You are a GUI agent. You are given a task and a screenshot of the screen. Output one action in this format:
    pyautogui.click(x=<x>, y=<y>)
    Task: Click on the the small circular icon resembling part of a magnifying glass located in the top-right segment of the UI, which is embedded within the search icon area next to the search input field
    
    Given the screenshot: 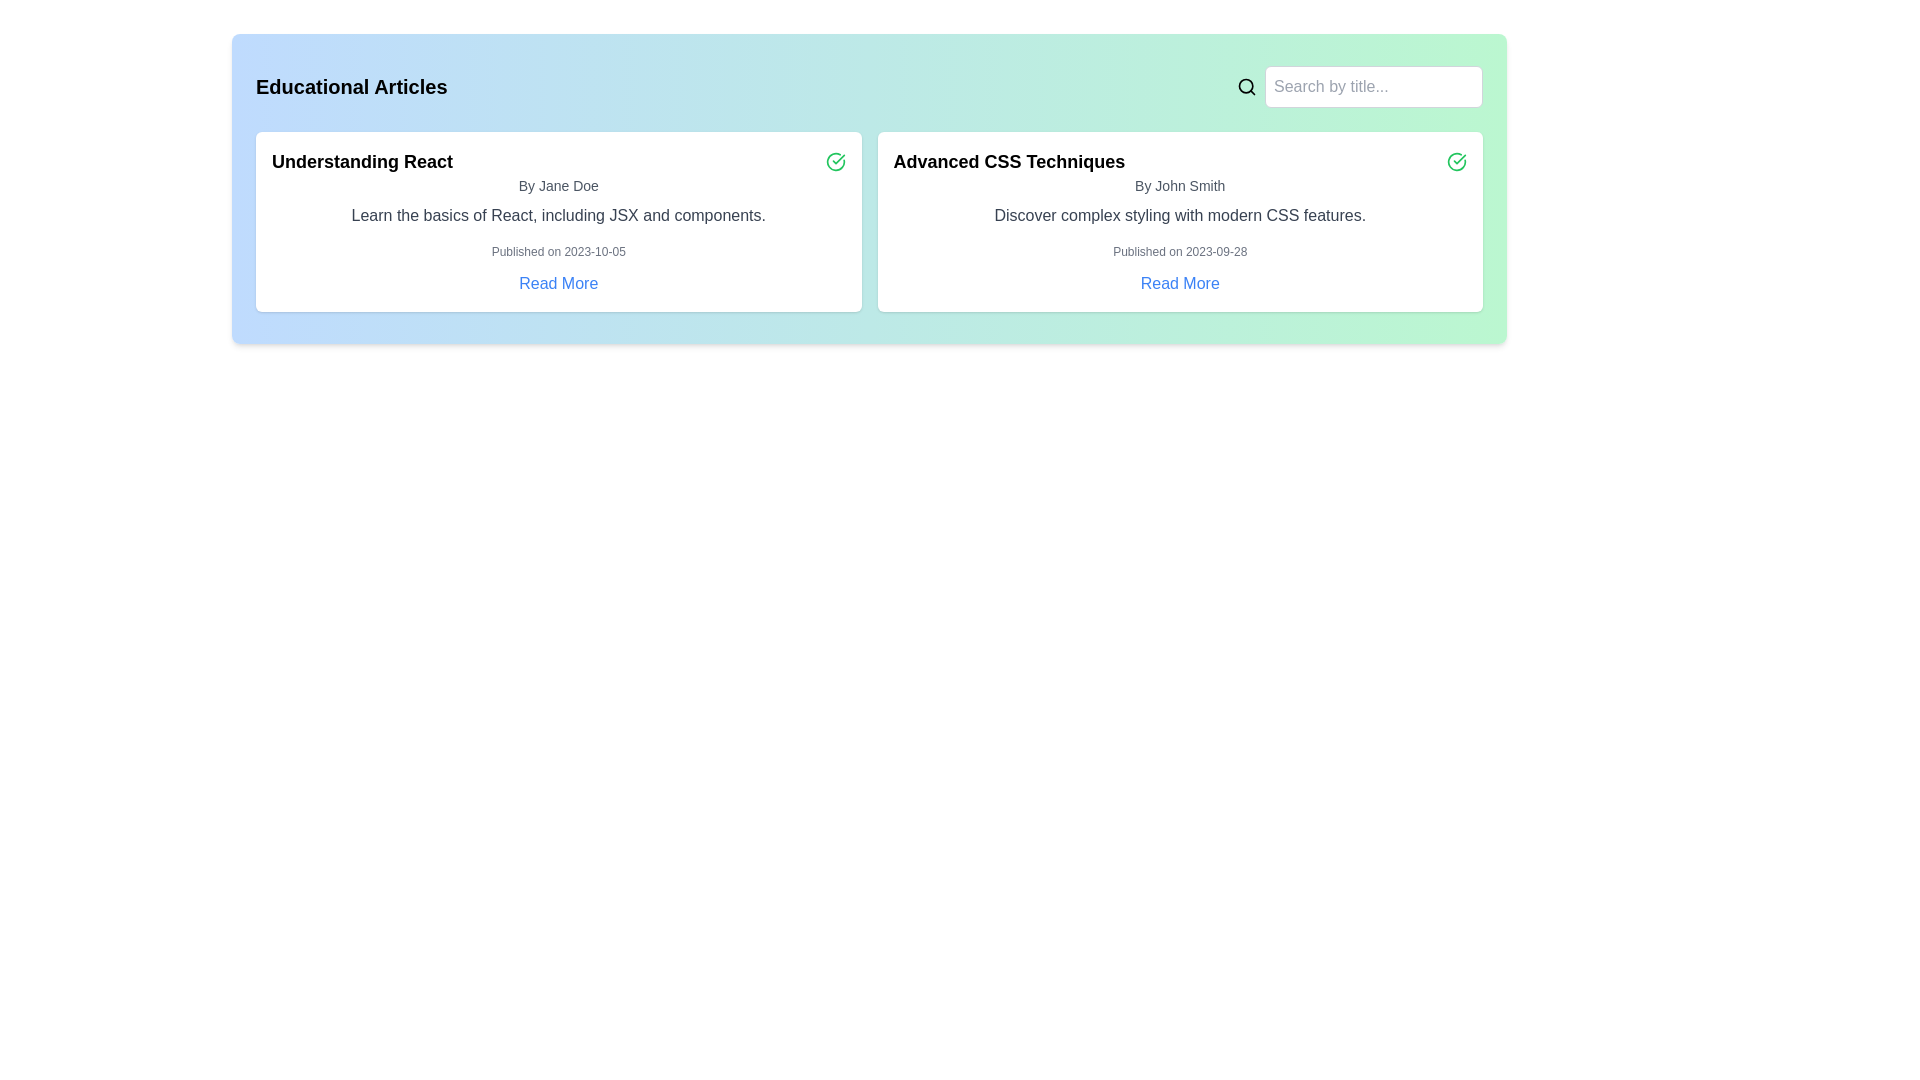 What is the action you would take?
    pyautogui.click(x=1245, y=85)
    